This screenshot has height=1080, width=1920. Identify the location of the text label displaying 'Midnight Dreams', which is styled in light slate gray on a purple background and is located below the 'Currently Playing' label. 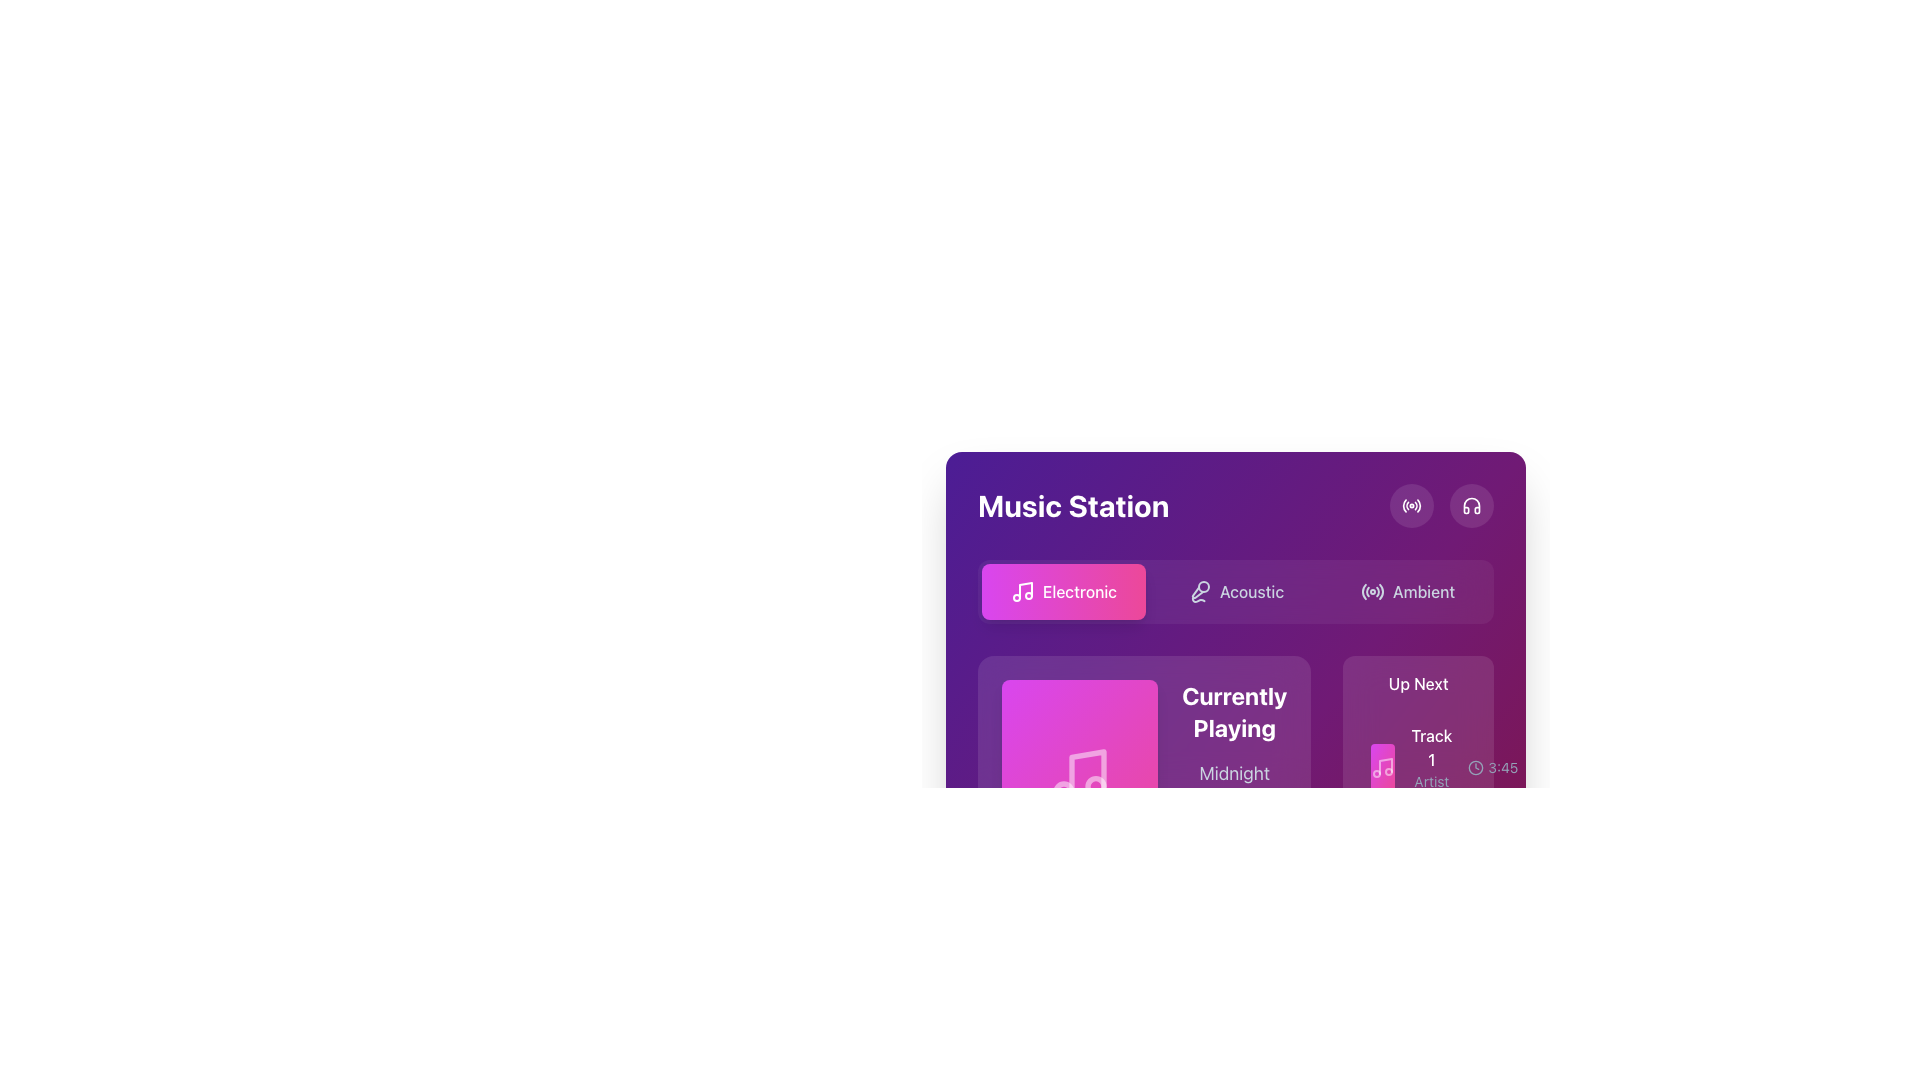
(1233, 786).